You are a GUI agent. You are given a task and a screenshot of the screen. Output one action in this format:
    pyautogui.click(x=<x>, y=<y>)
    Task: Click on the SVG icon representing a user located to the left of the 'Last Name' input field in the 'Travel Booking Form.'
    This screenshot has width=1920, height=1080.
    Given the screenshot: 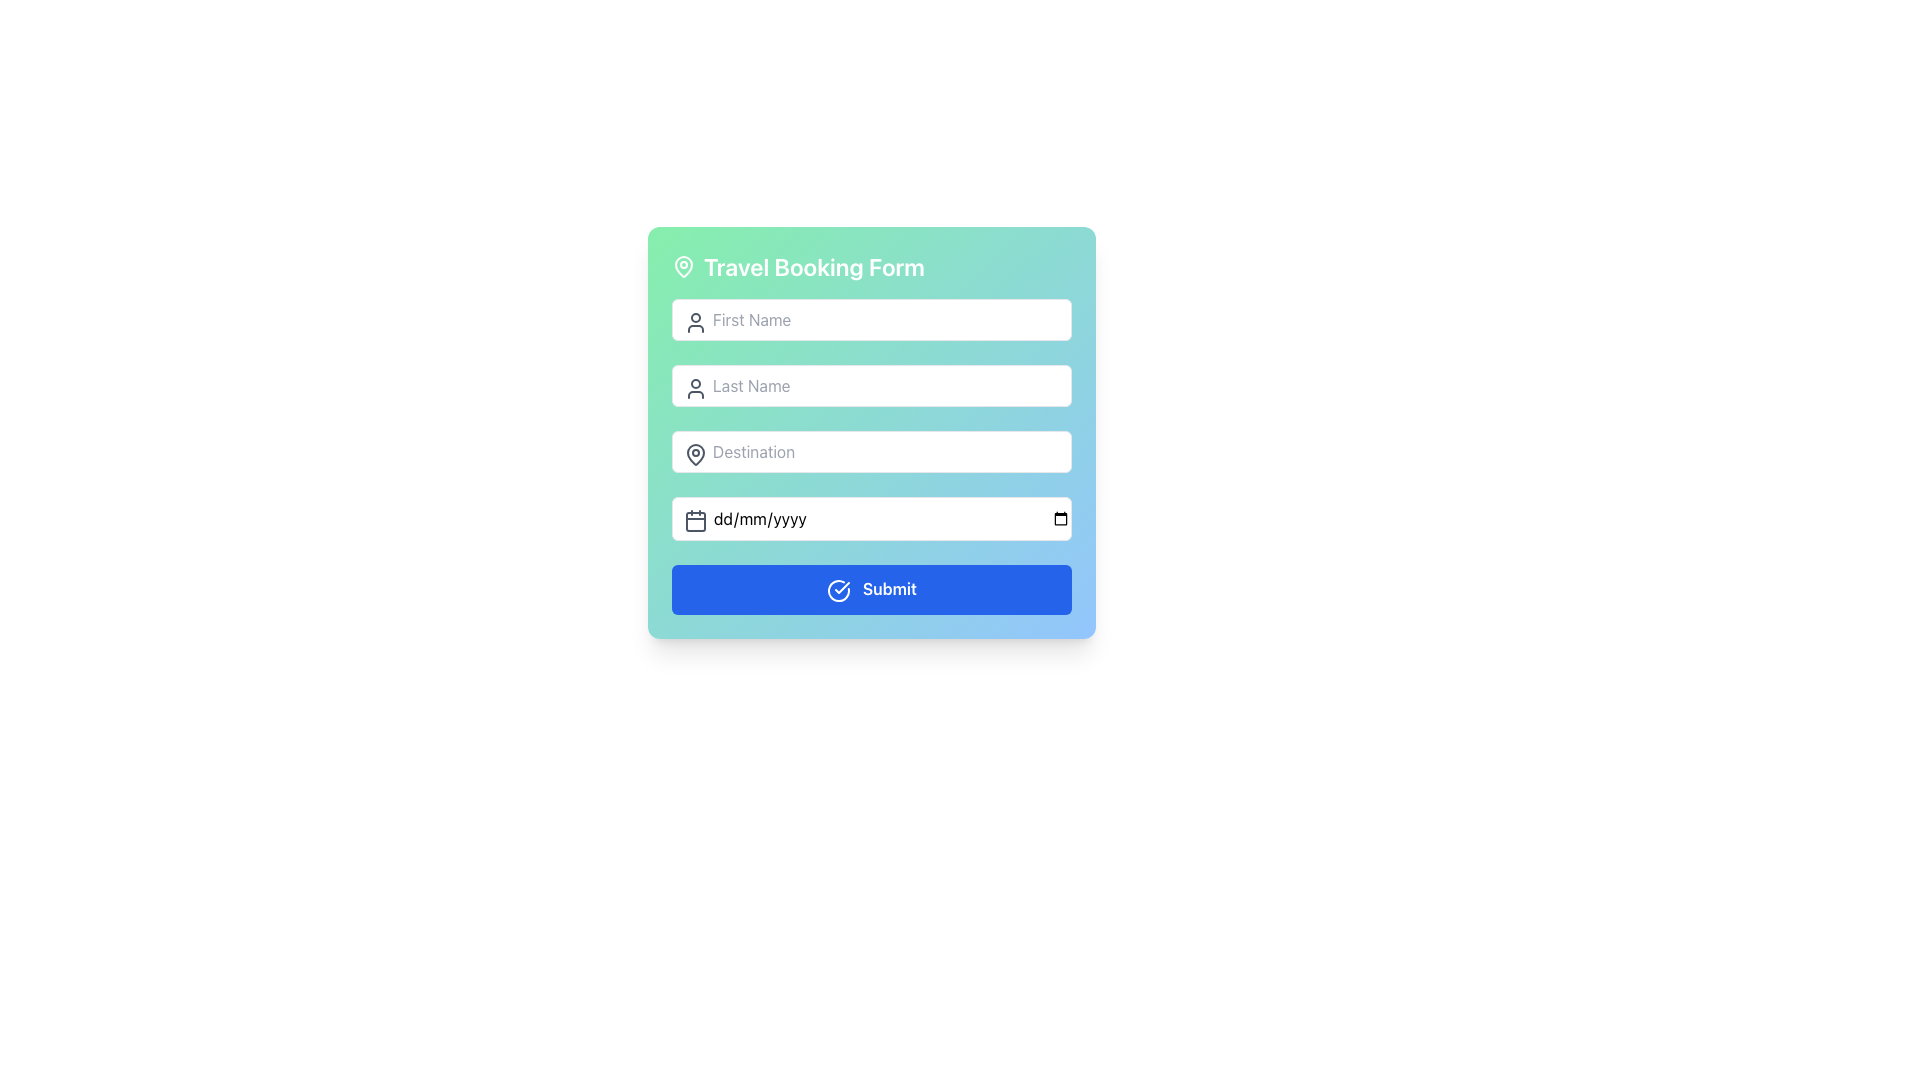 What is the action you would take?
    pyautogui.click(x=696, y=389)
    